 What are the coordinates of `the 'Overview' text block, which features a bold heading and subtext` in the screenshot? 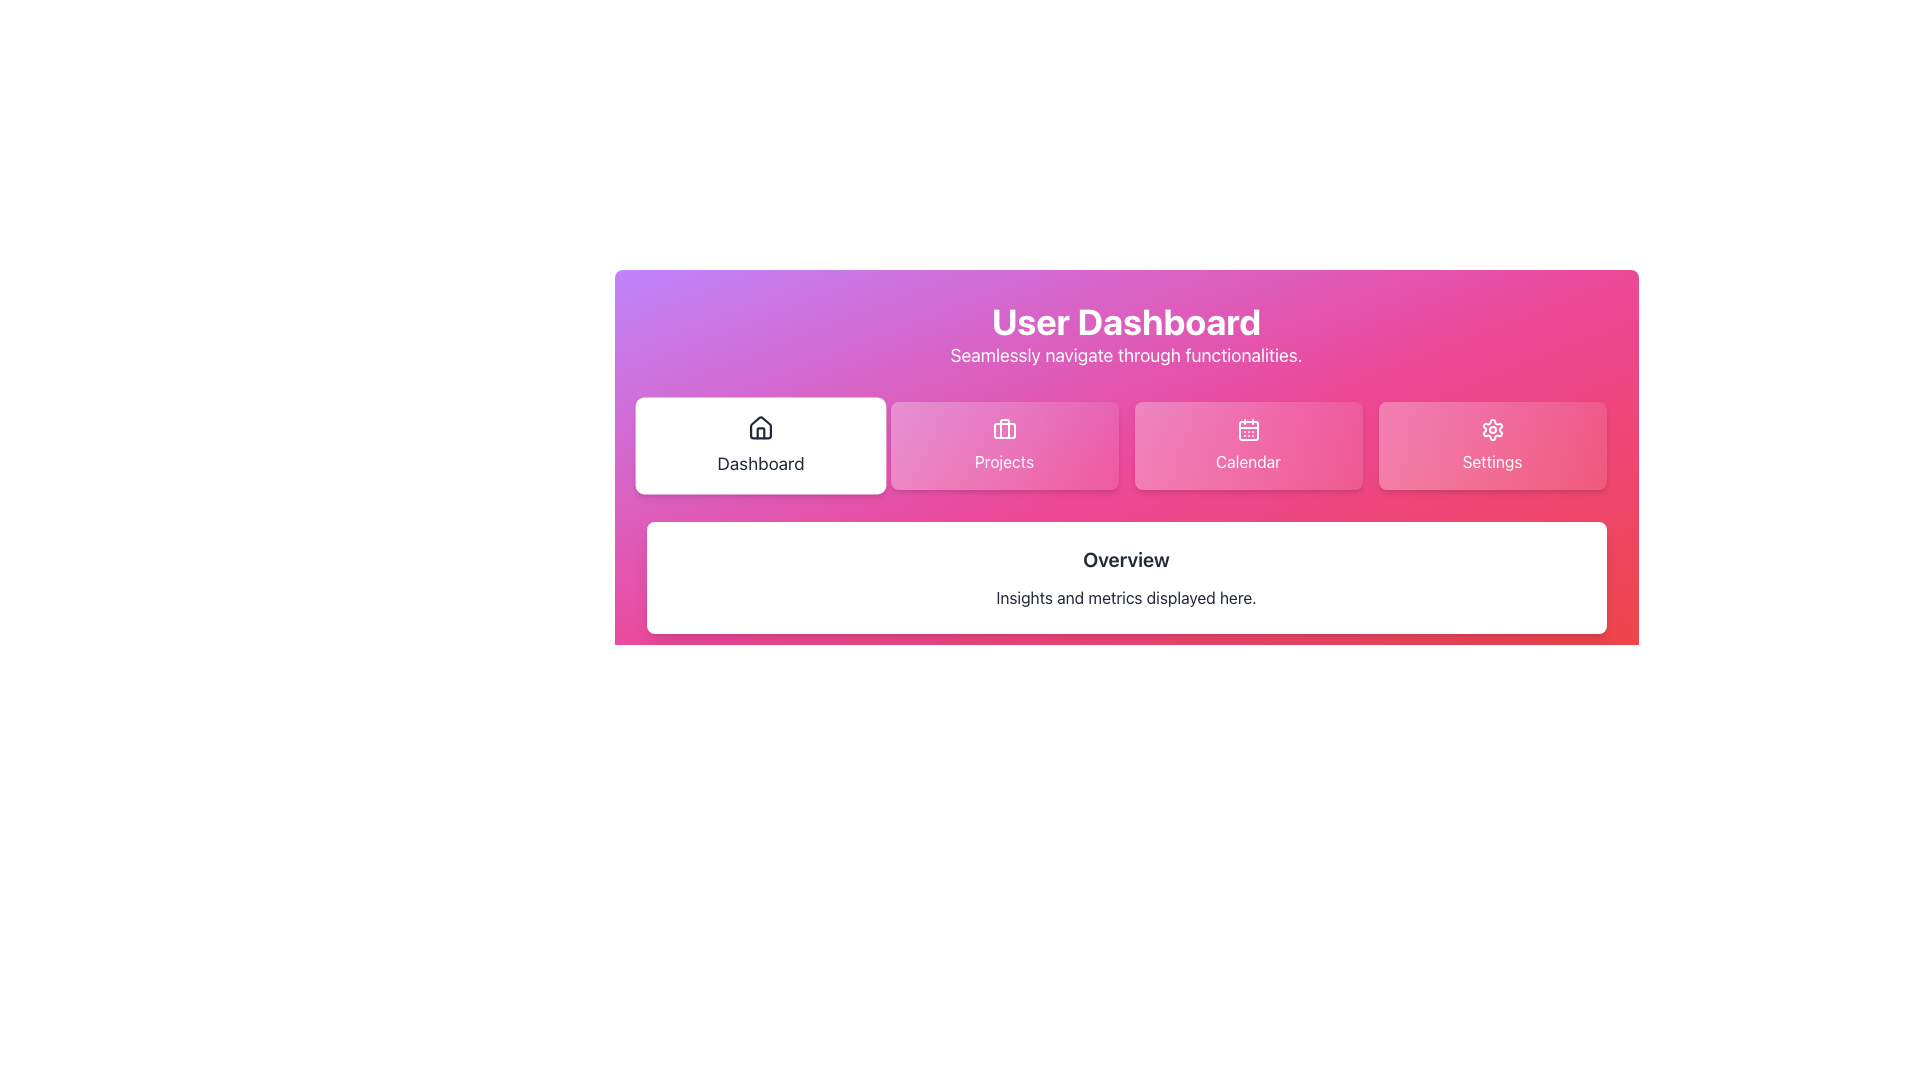 It's located at (1126, 578).